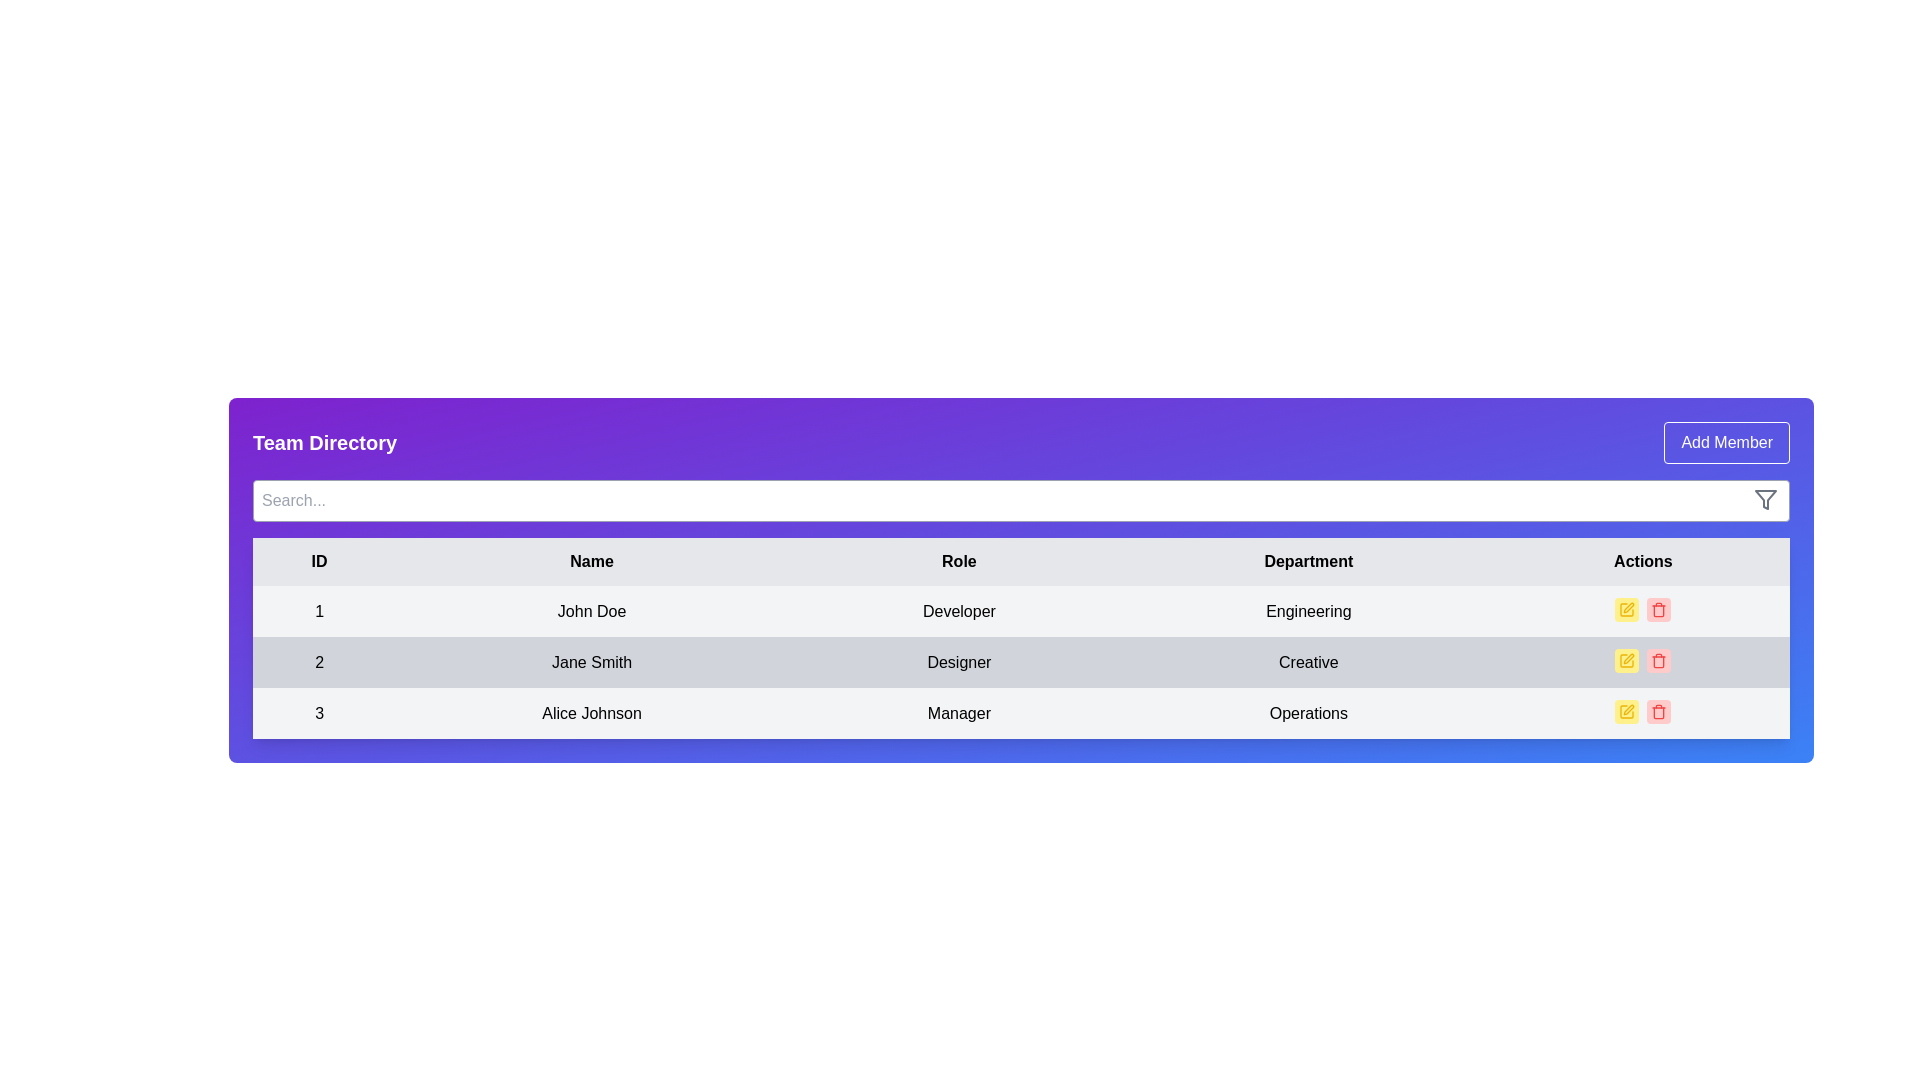 Image resolution: width=1920 pixels, height=1080 pixels. I want to click on the static text label displaying 'Operations', which is located in the fourth column of the third row under the 'Department' header, so click(1308, 712).